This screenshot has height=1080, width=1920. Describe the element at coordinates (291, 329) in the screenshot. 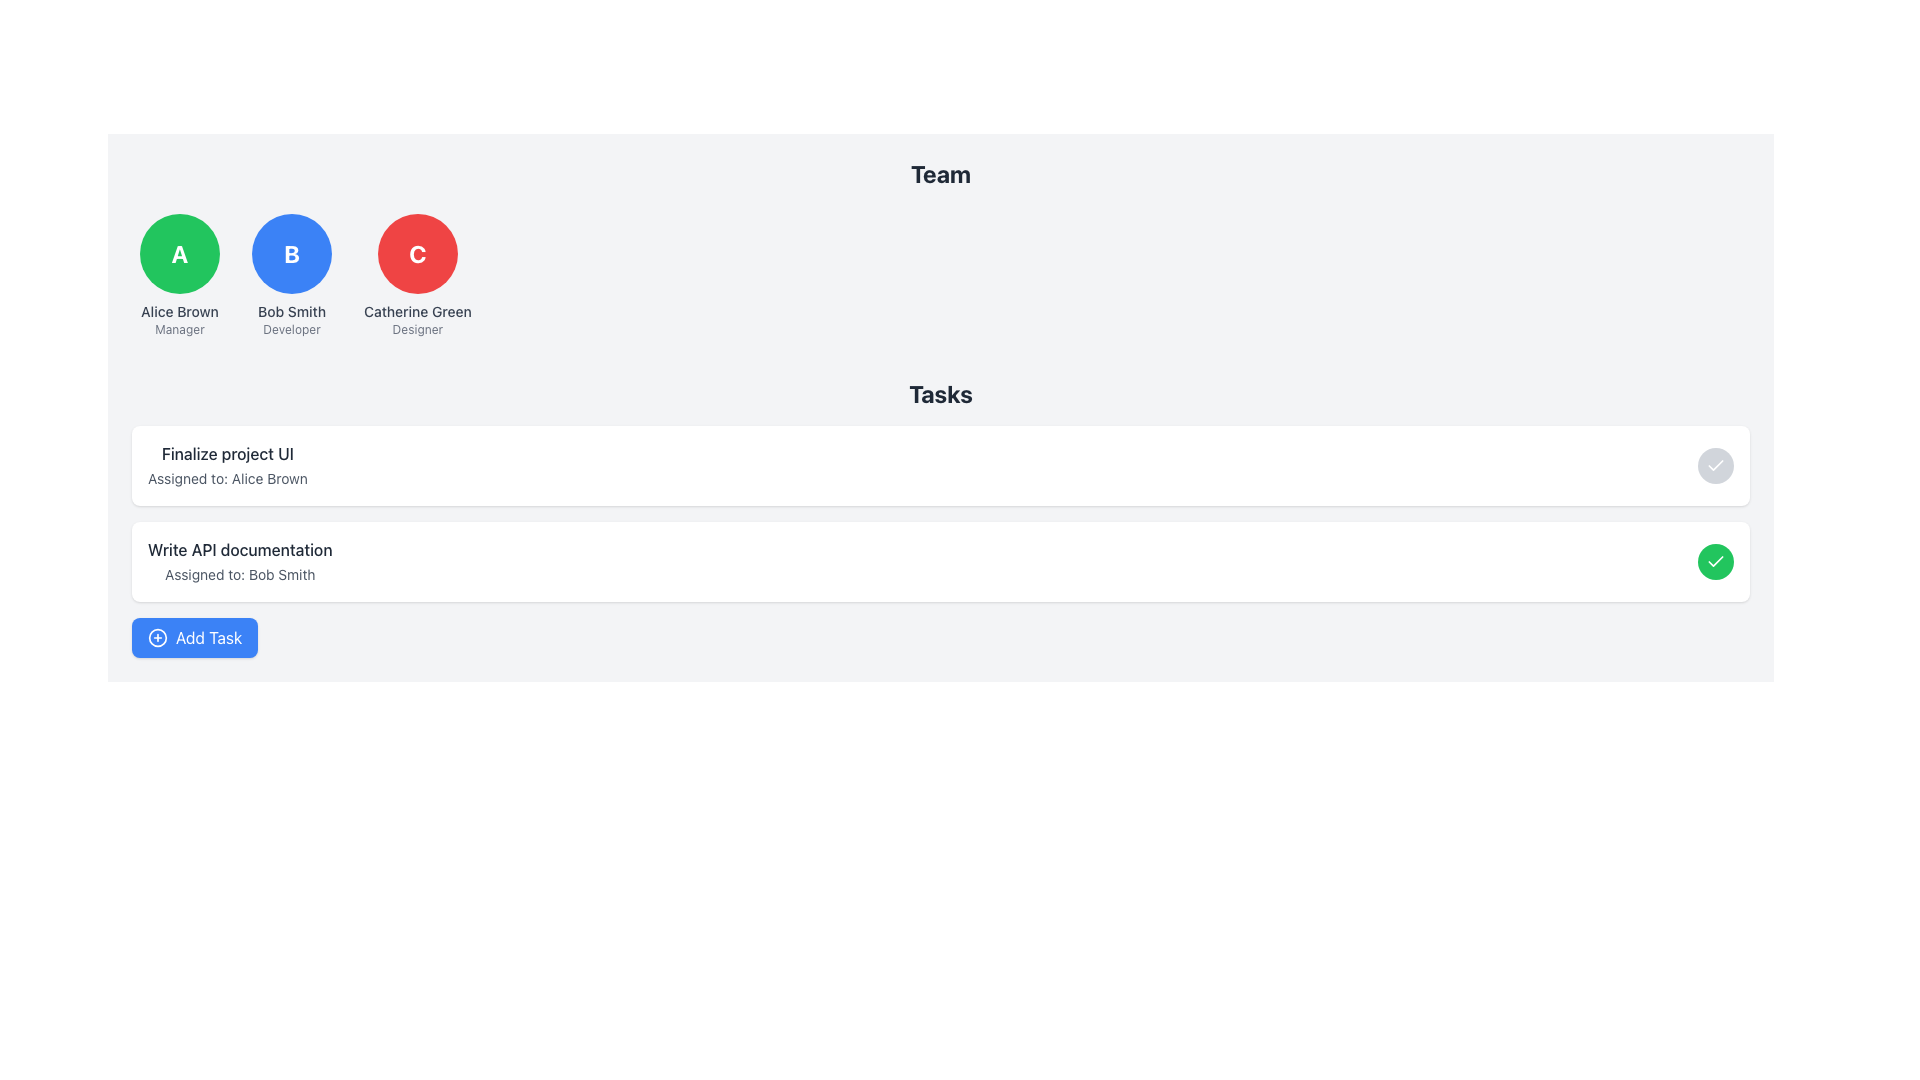

I see `the 'Developer' text label, which is a small, gray-texted label displayed below the name 'Bob Smith' in a team member column` at that location.